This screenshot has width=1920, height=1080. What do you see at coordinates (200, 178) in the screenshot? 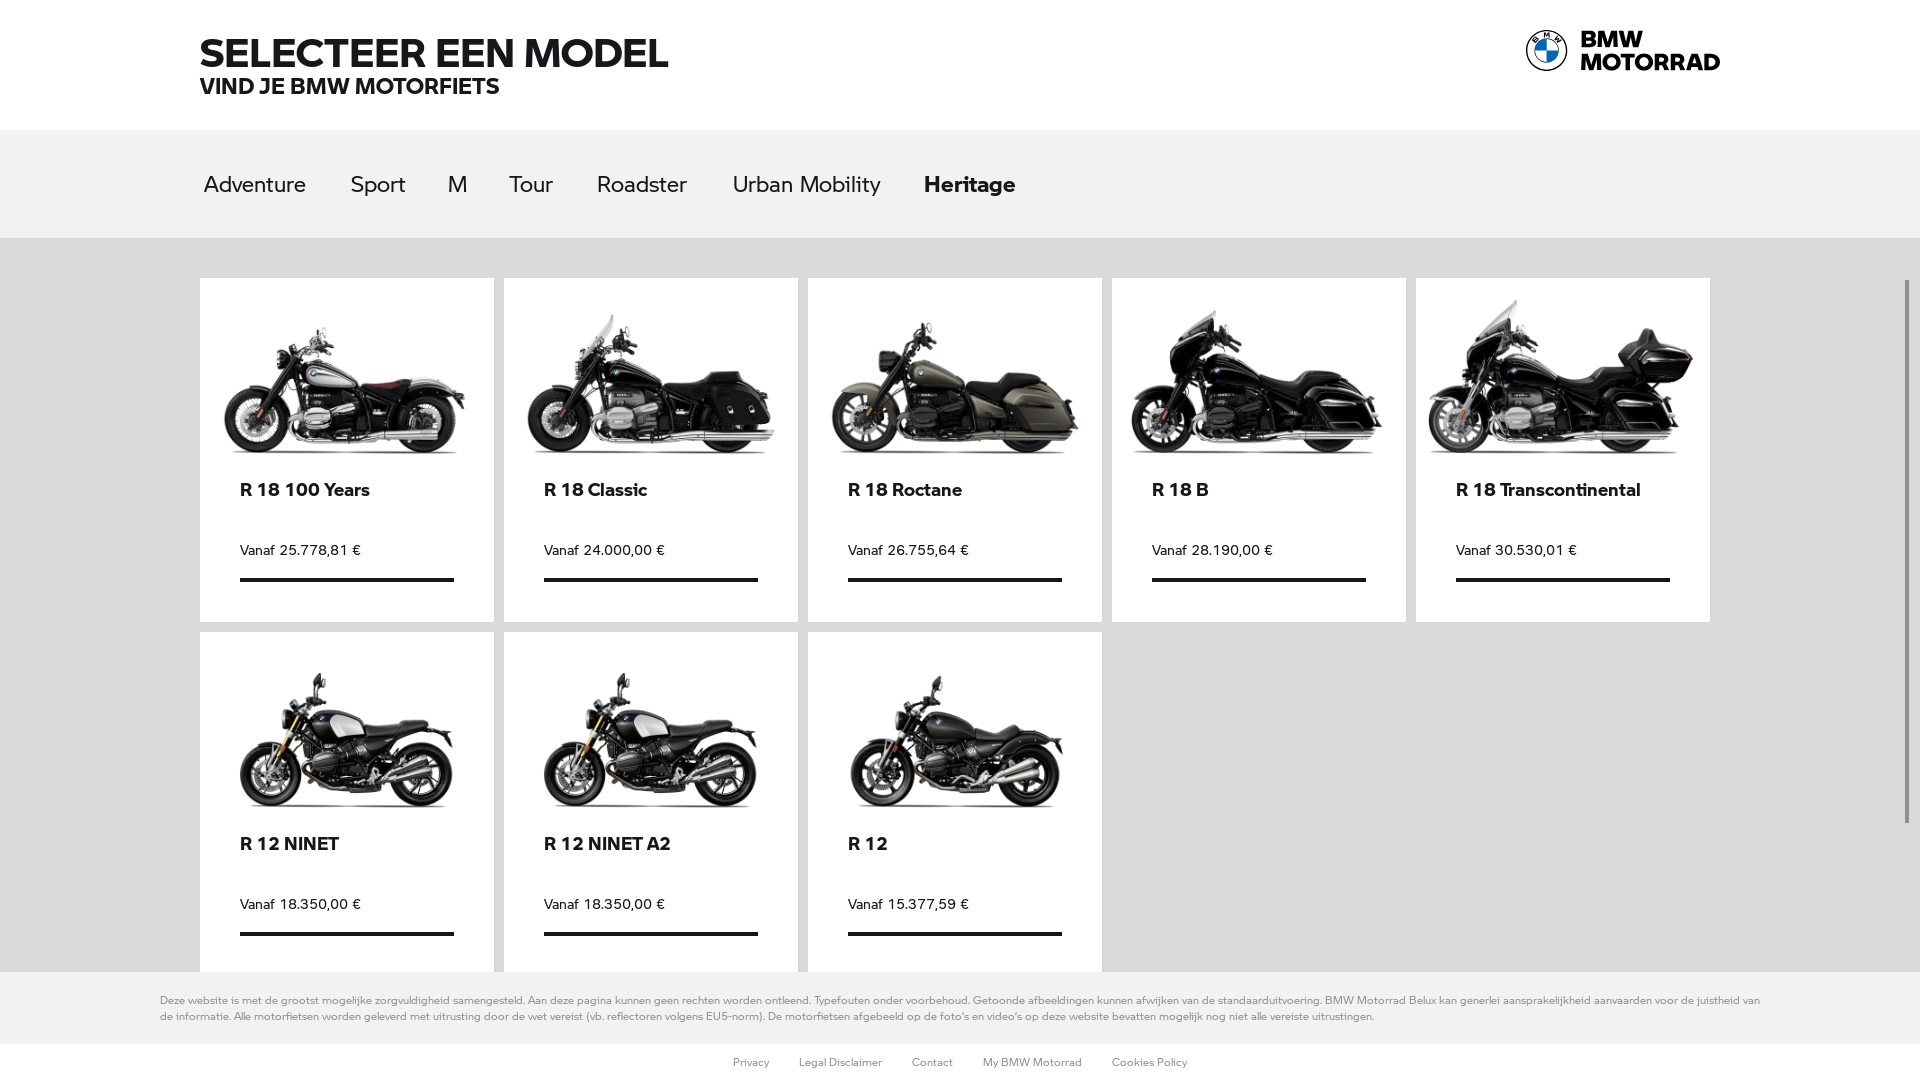
I see `'Adventure'` at bounding box center [200, 178].